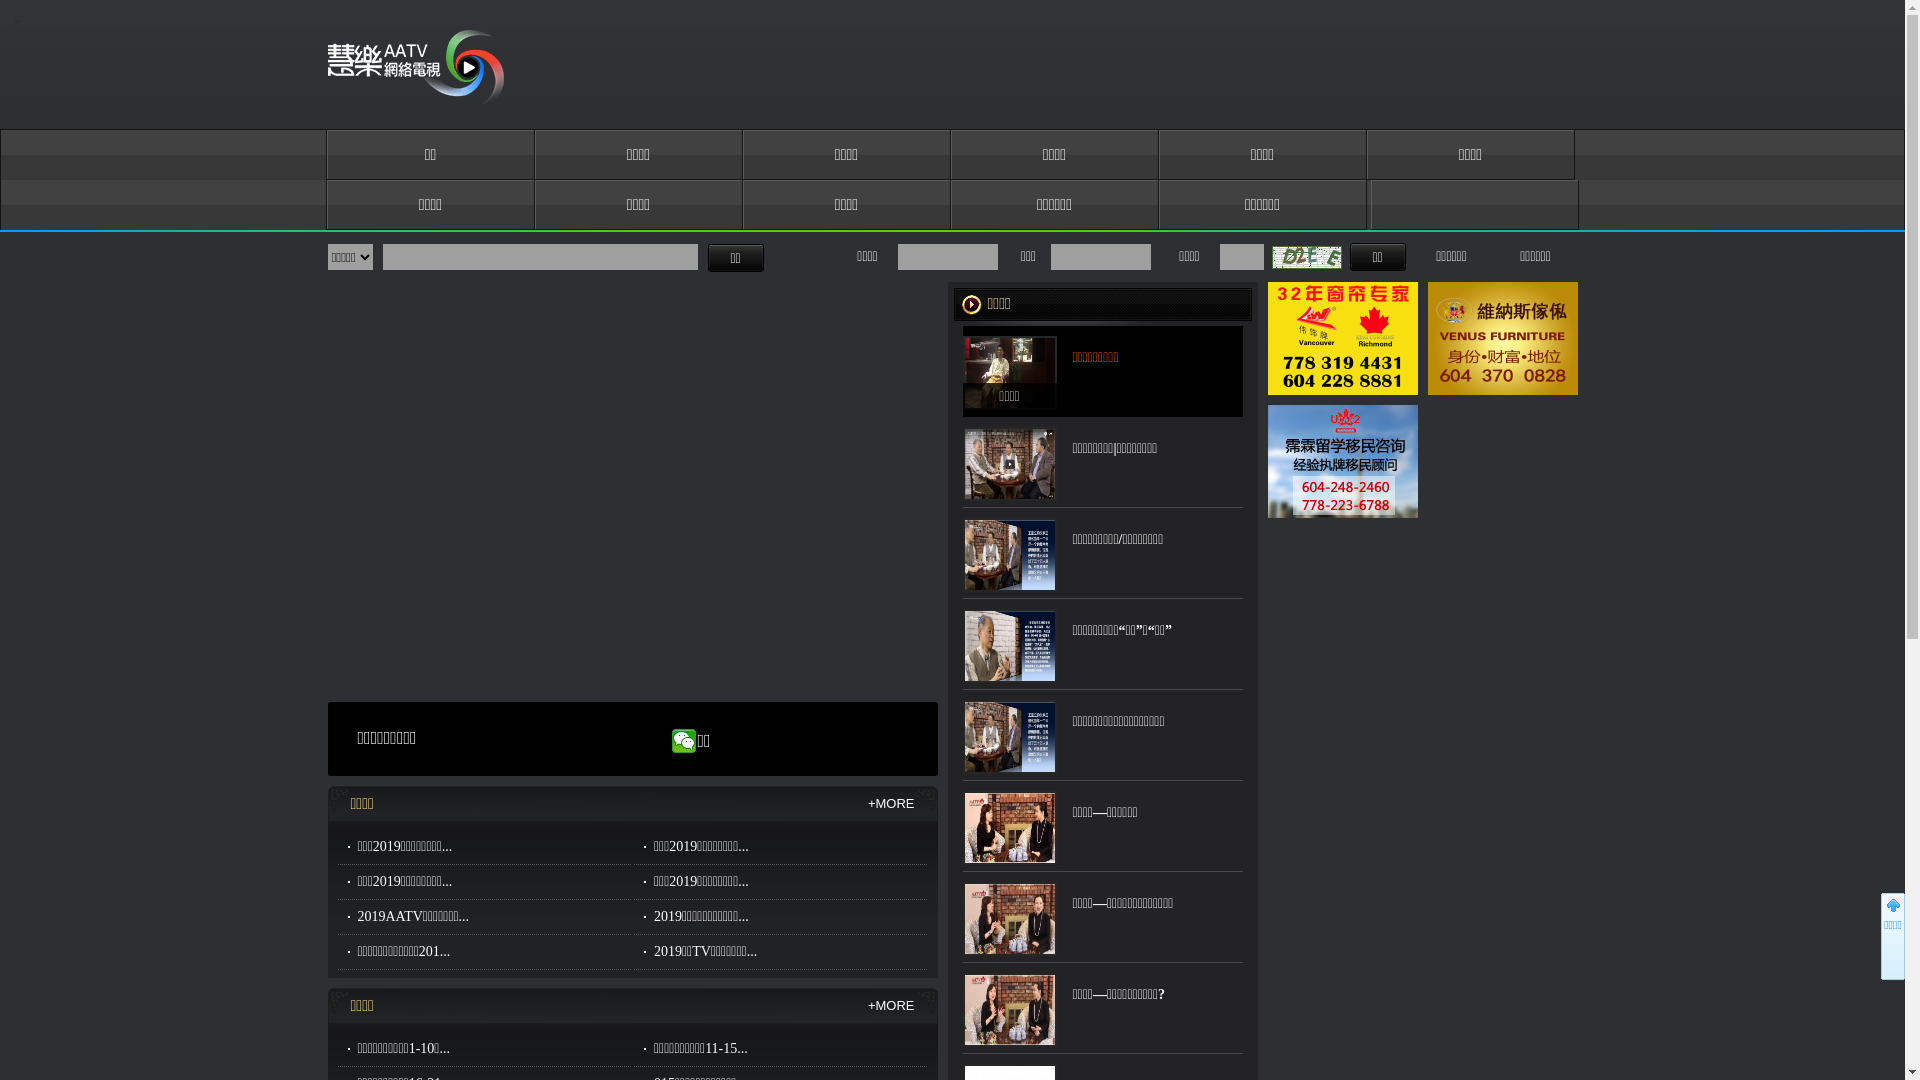 This screenshot has height=1080, width=1920. What do you see at coordinates (890, 802) in the screenshot?
I see `'+MORE'` at bounding box center [890, 802].